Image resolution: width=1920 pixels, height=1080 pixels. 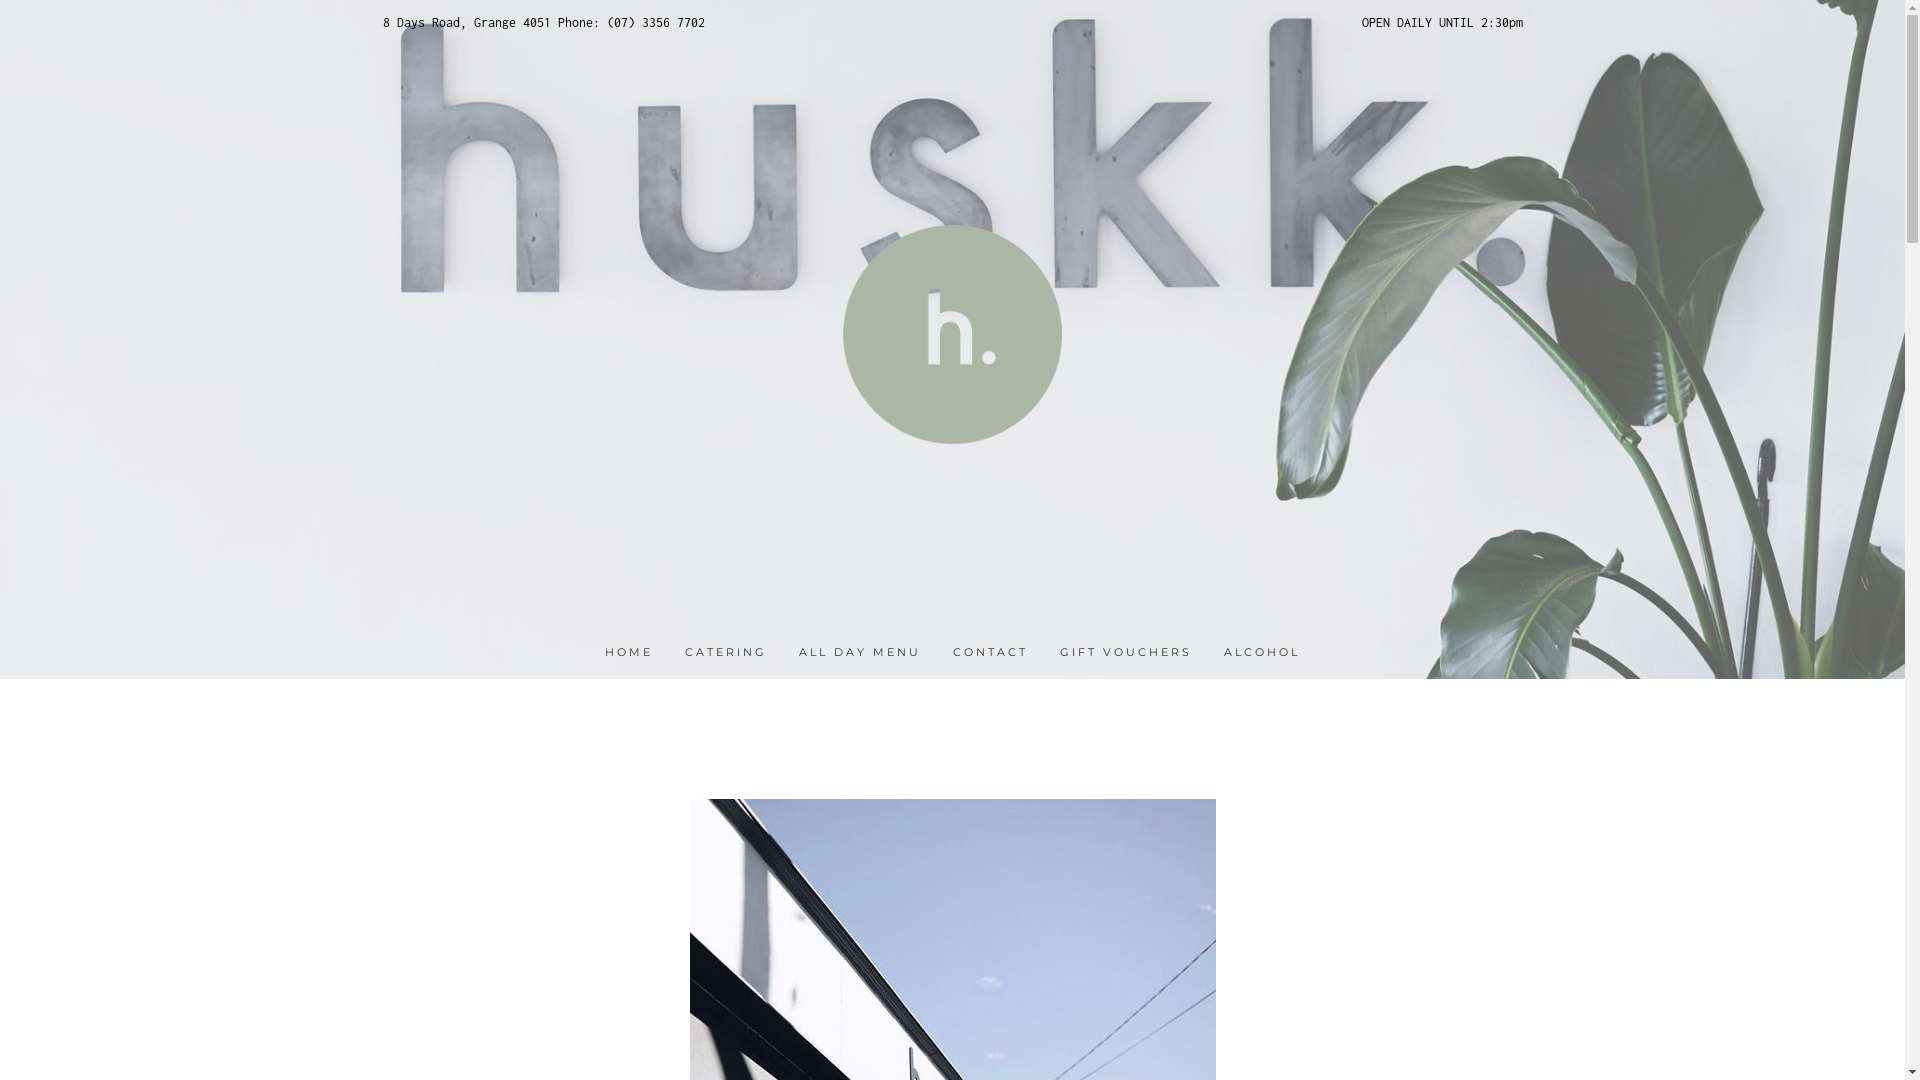 I want to click on 'ALCOHOL', so click(x=1261, y=653).